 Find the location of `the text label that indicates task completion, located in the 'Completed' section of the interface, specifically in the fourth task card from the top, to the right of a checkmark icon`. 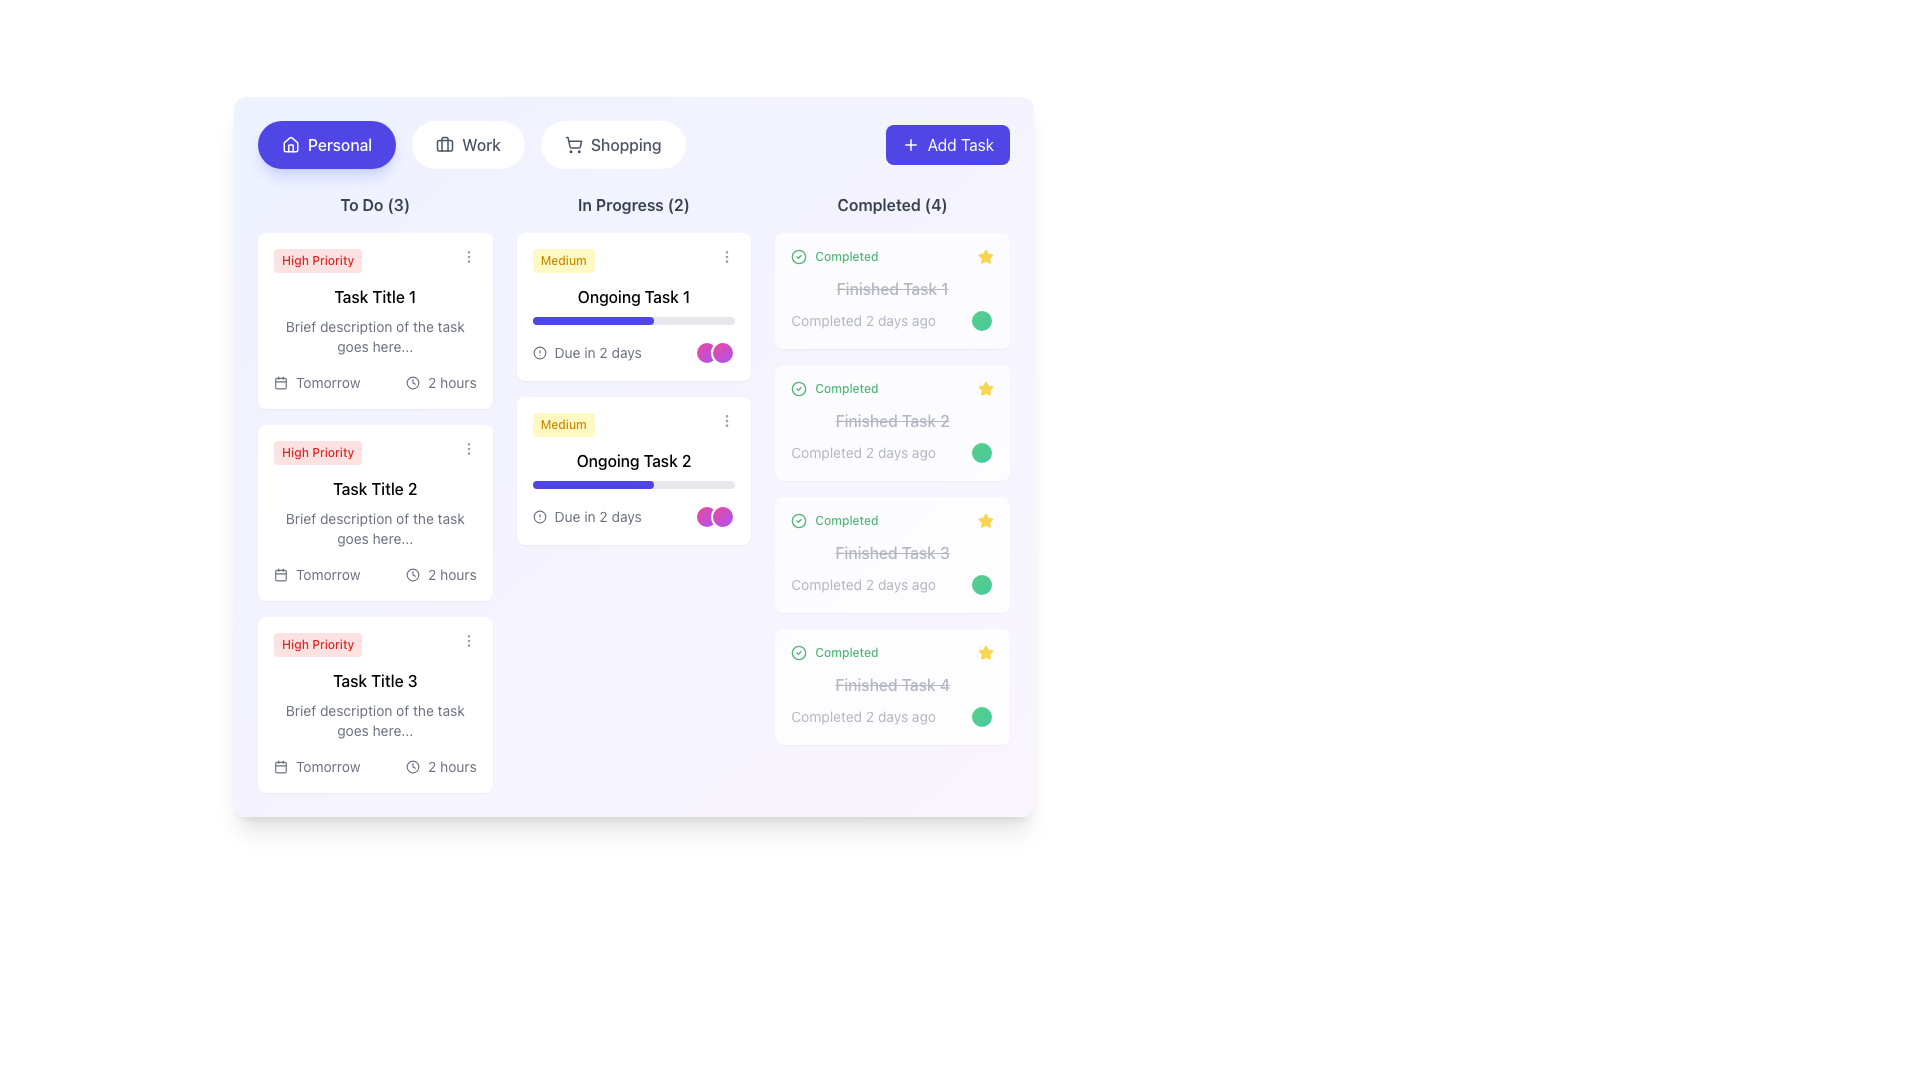

the text label that indicates task completion, located in the 'Completed' section of the interface, specifically in the fourth task card from the top, to the right of a checkmark icon is located at coordinates (846, 652).